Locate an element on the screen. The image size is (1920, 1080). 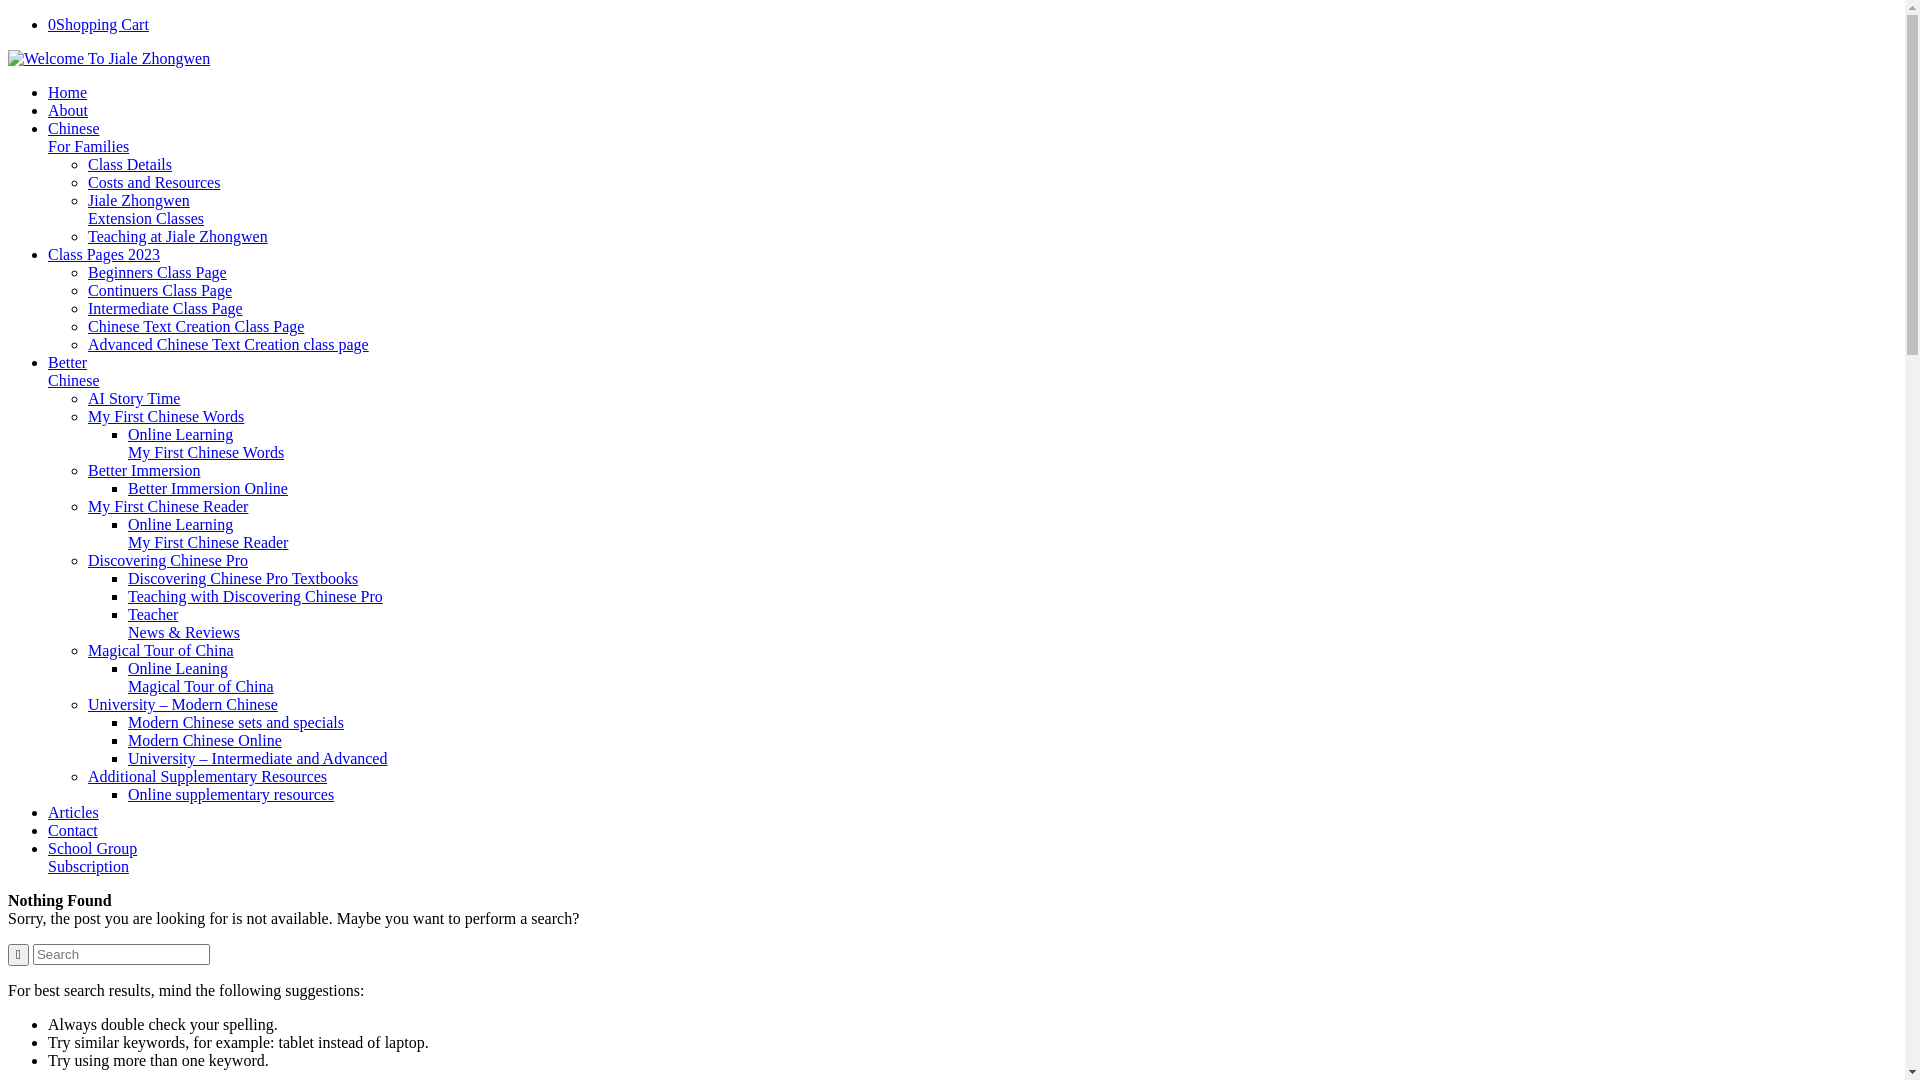
'About' is located at coordinates (67, 110).